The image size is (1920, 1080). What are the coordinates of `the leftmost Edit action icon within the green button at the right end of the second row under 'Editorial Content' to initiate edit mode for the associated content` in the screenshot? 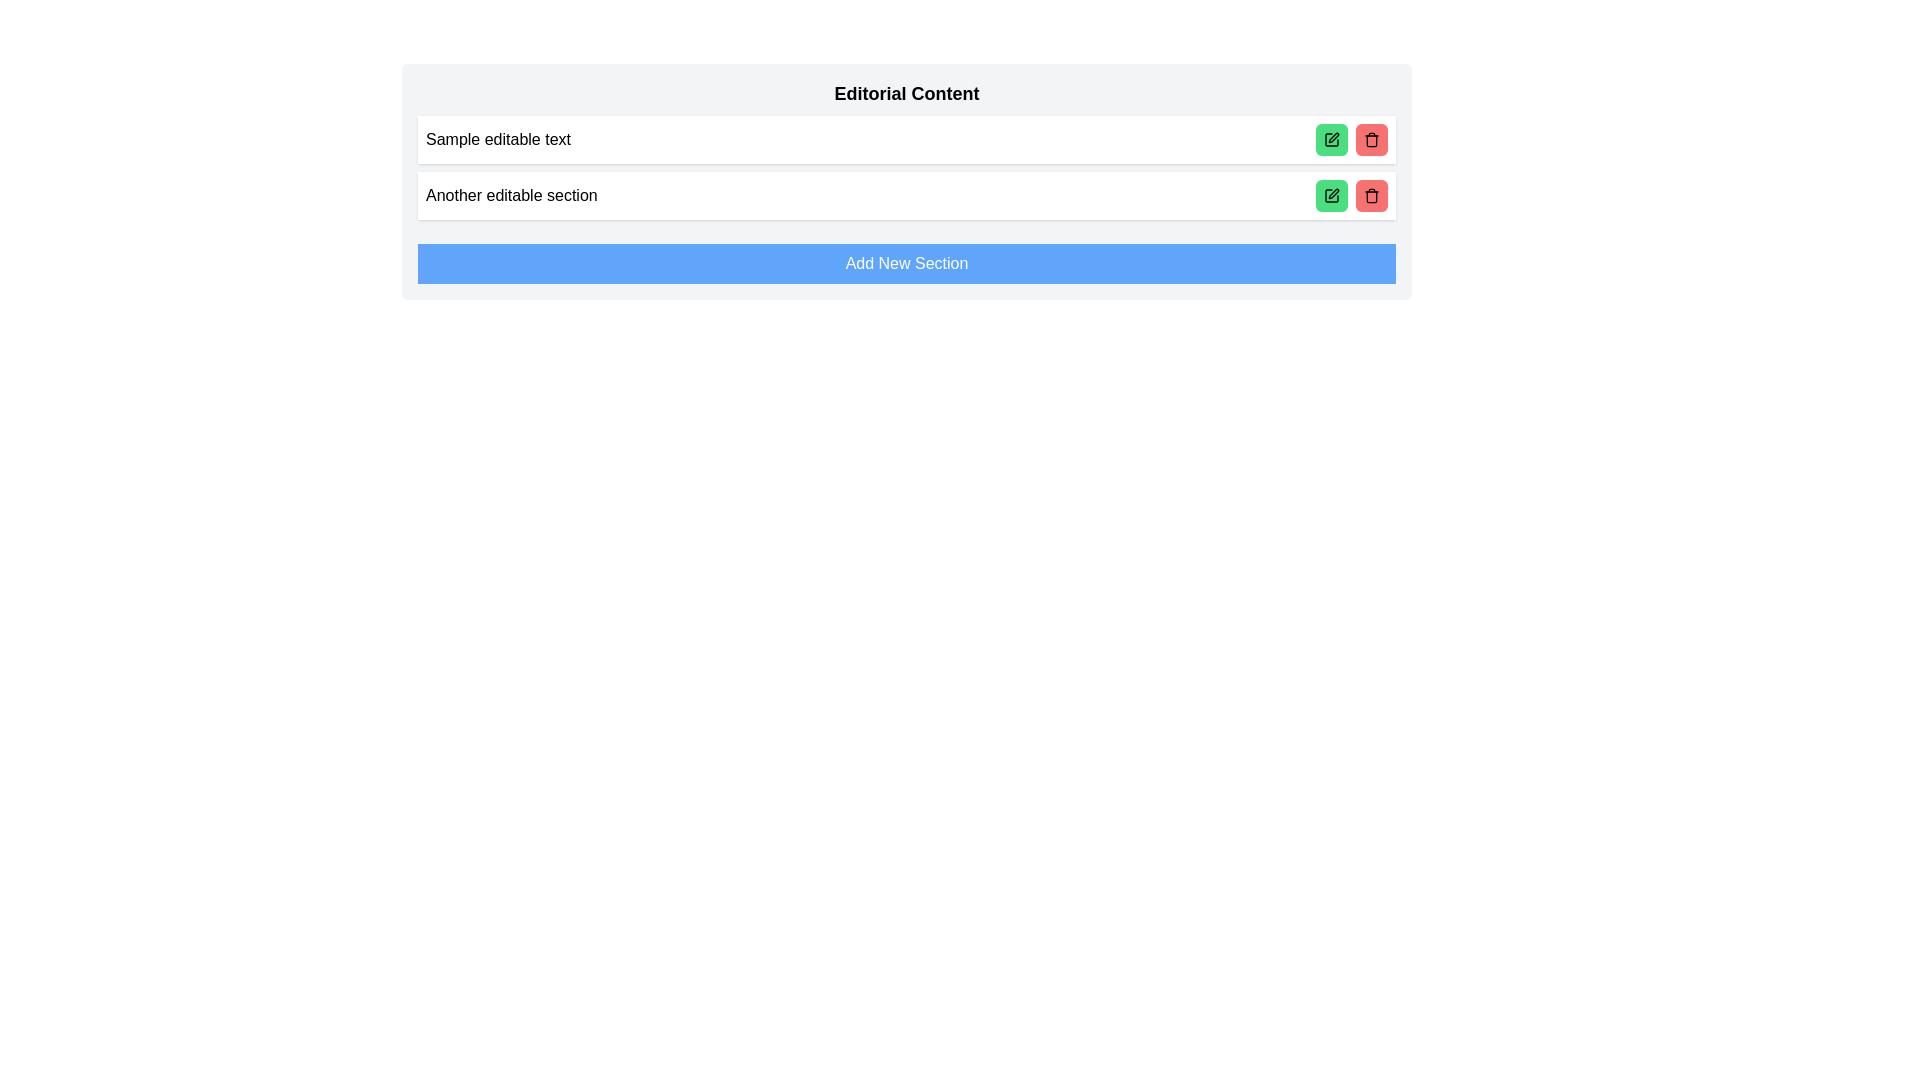 It's located at (1331, 138).